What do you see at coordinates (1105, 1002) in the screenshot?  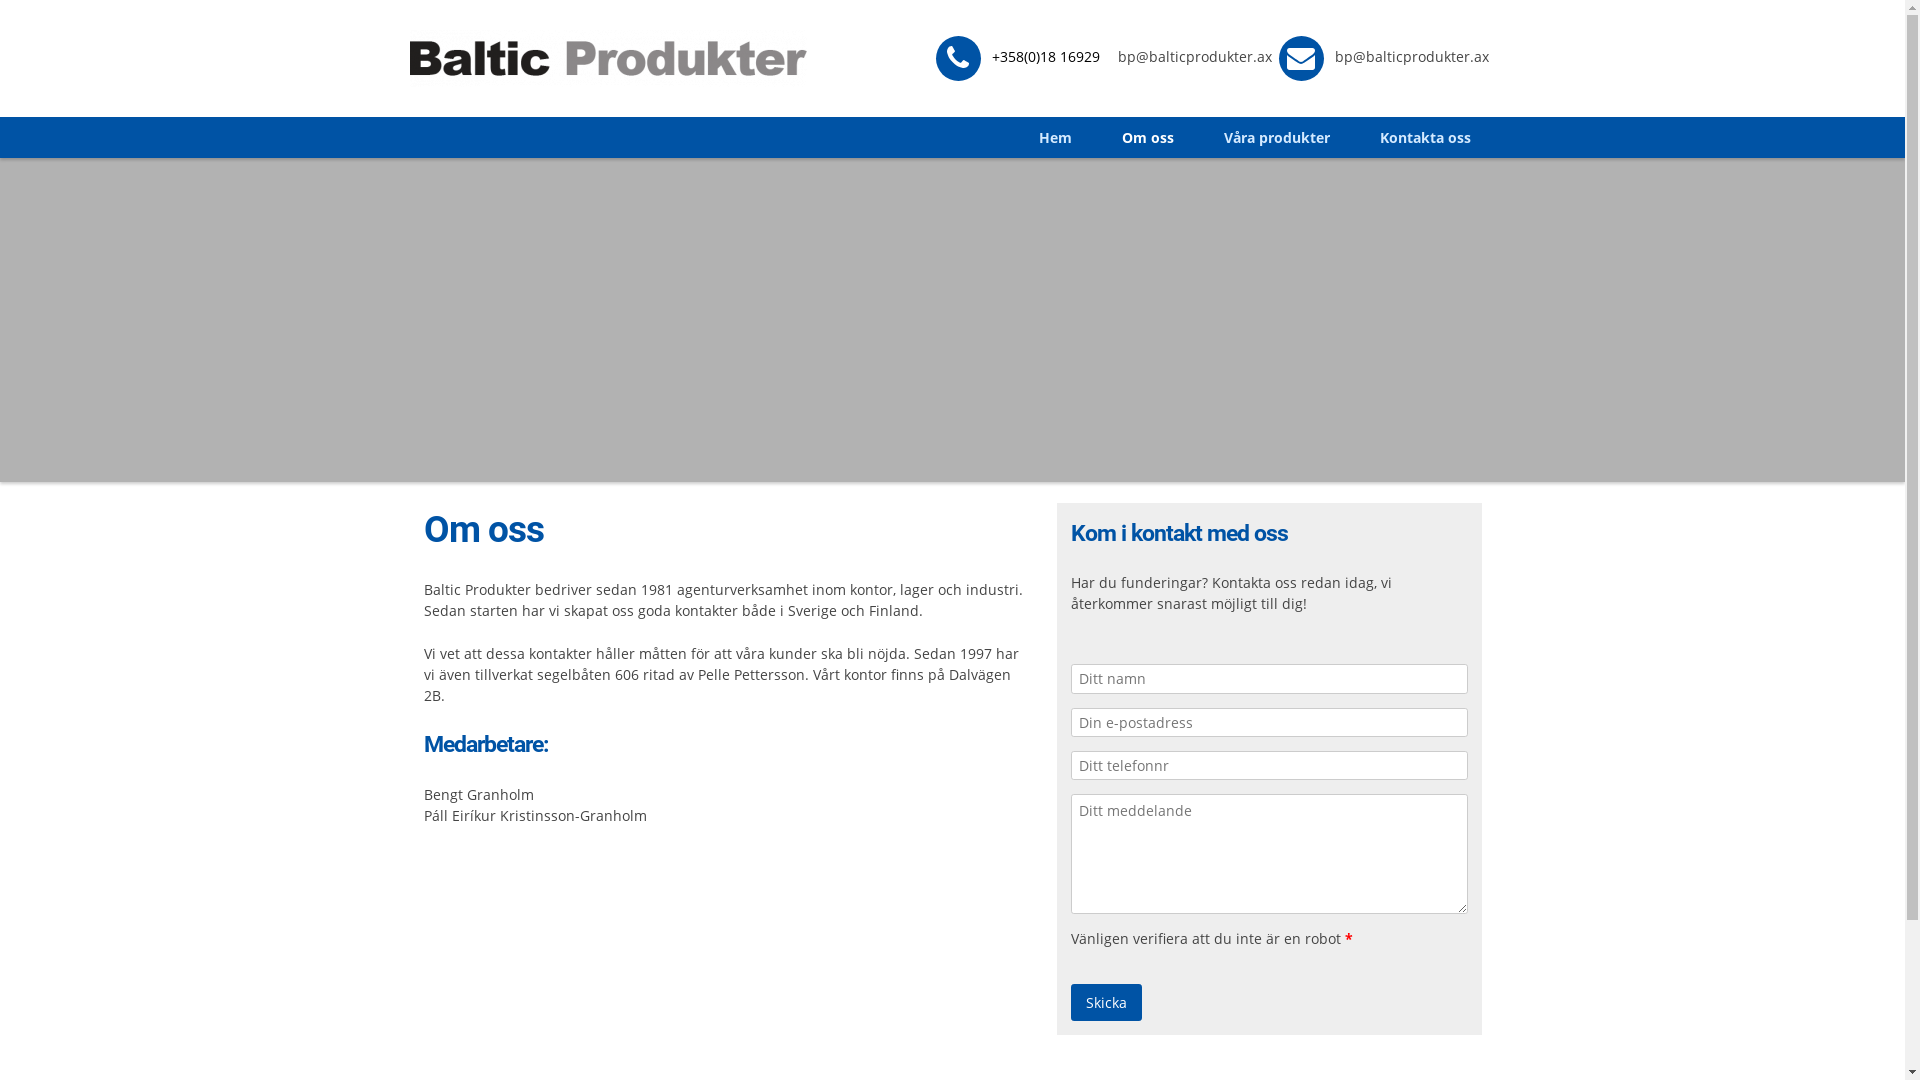 I see `'Skicka'` at bounding box center [1105, 1002].